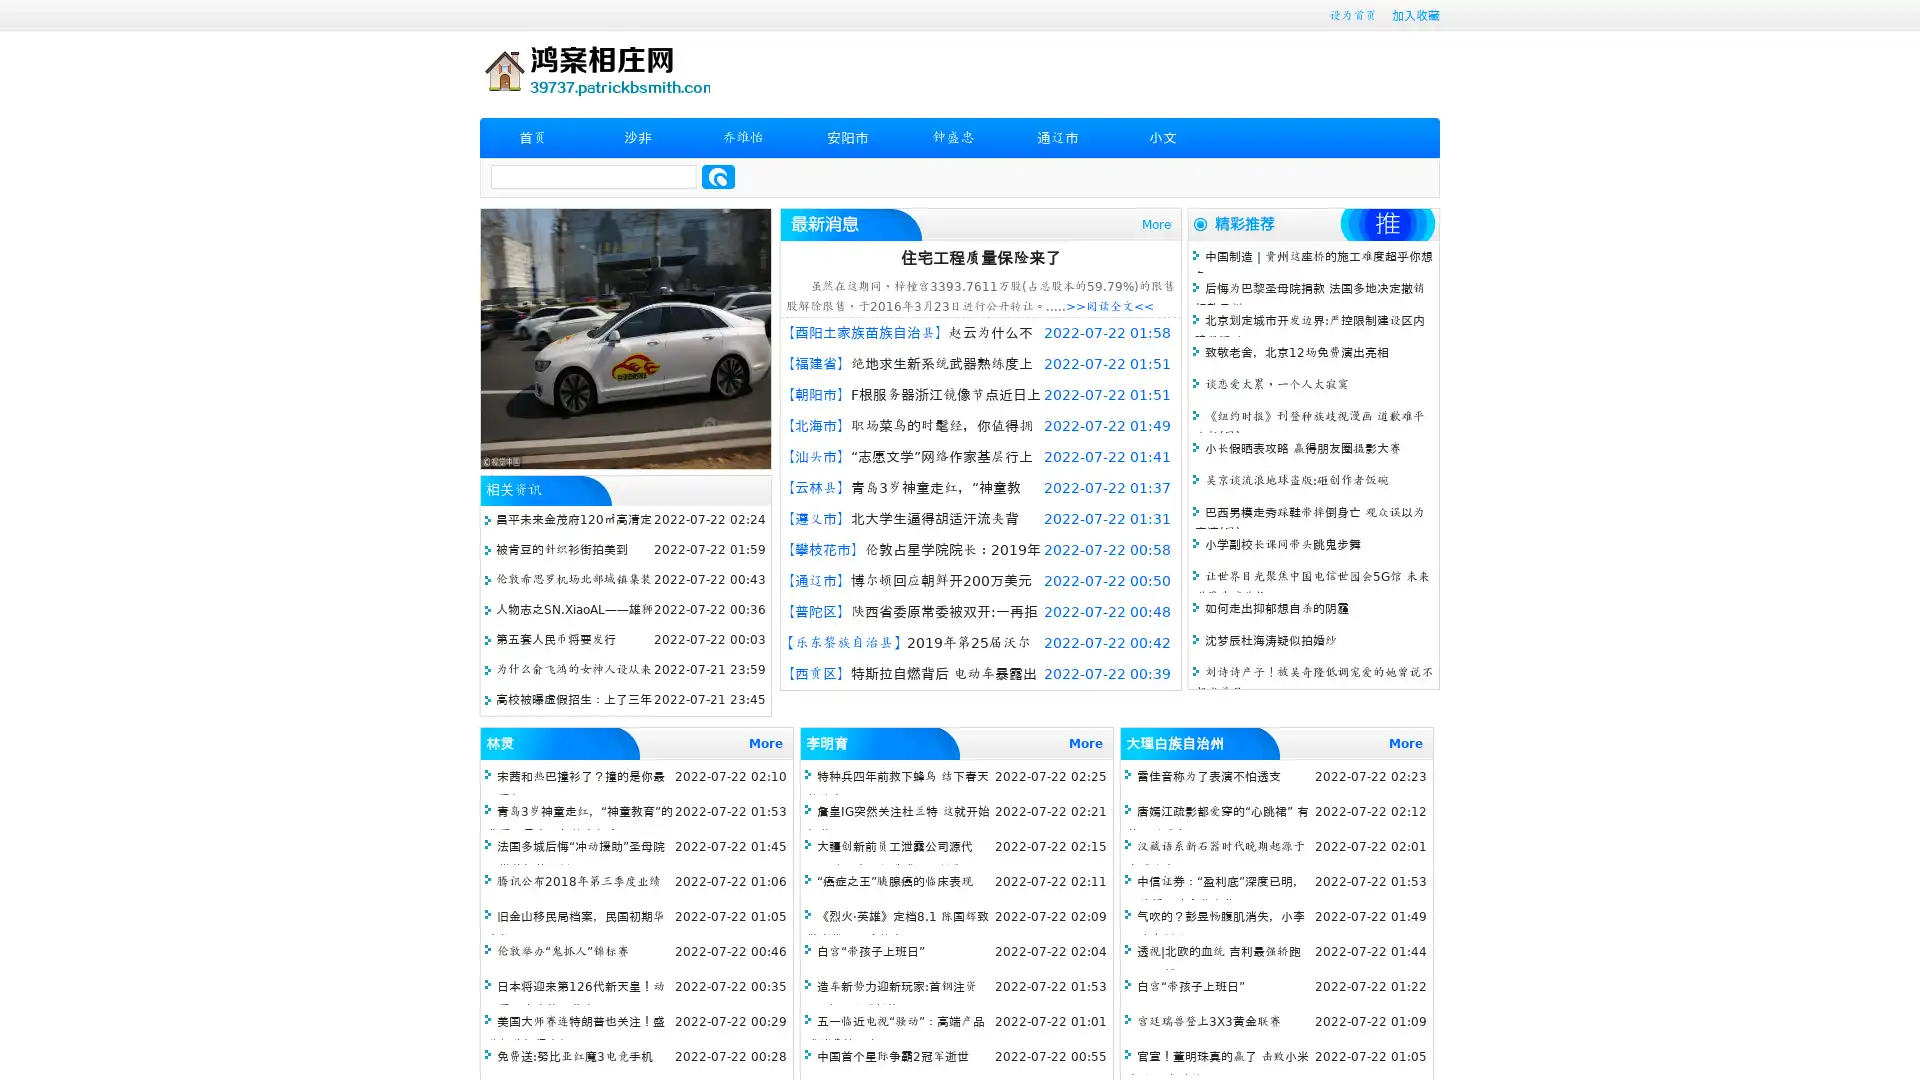  Describe the element at coordinates (718, 176) in the screenshot. I see `Search` at that location.